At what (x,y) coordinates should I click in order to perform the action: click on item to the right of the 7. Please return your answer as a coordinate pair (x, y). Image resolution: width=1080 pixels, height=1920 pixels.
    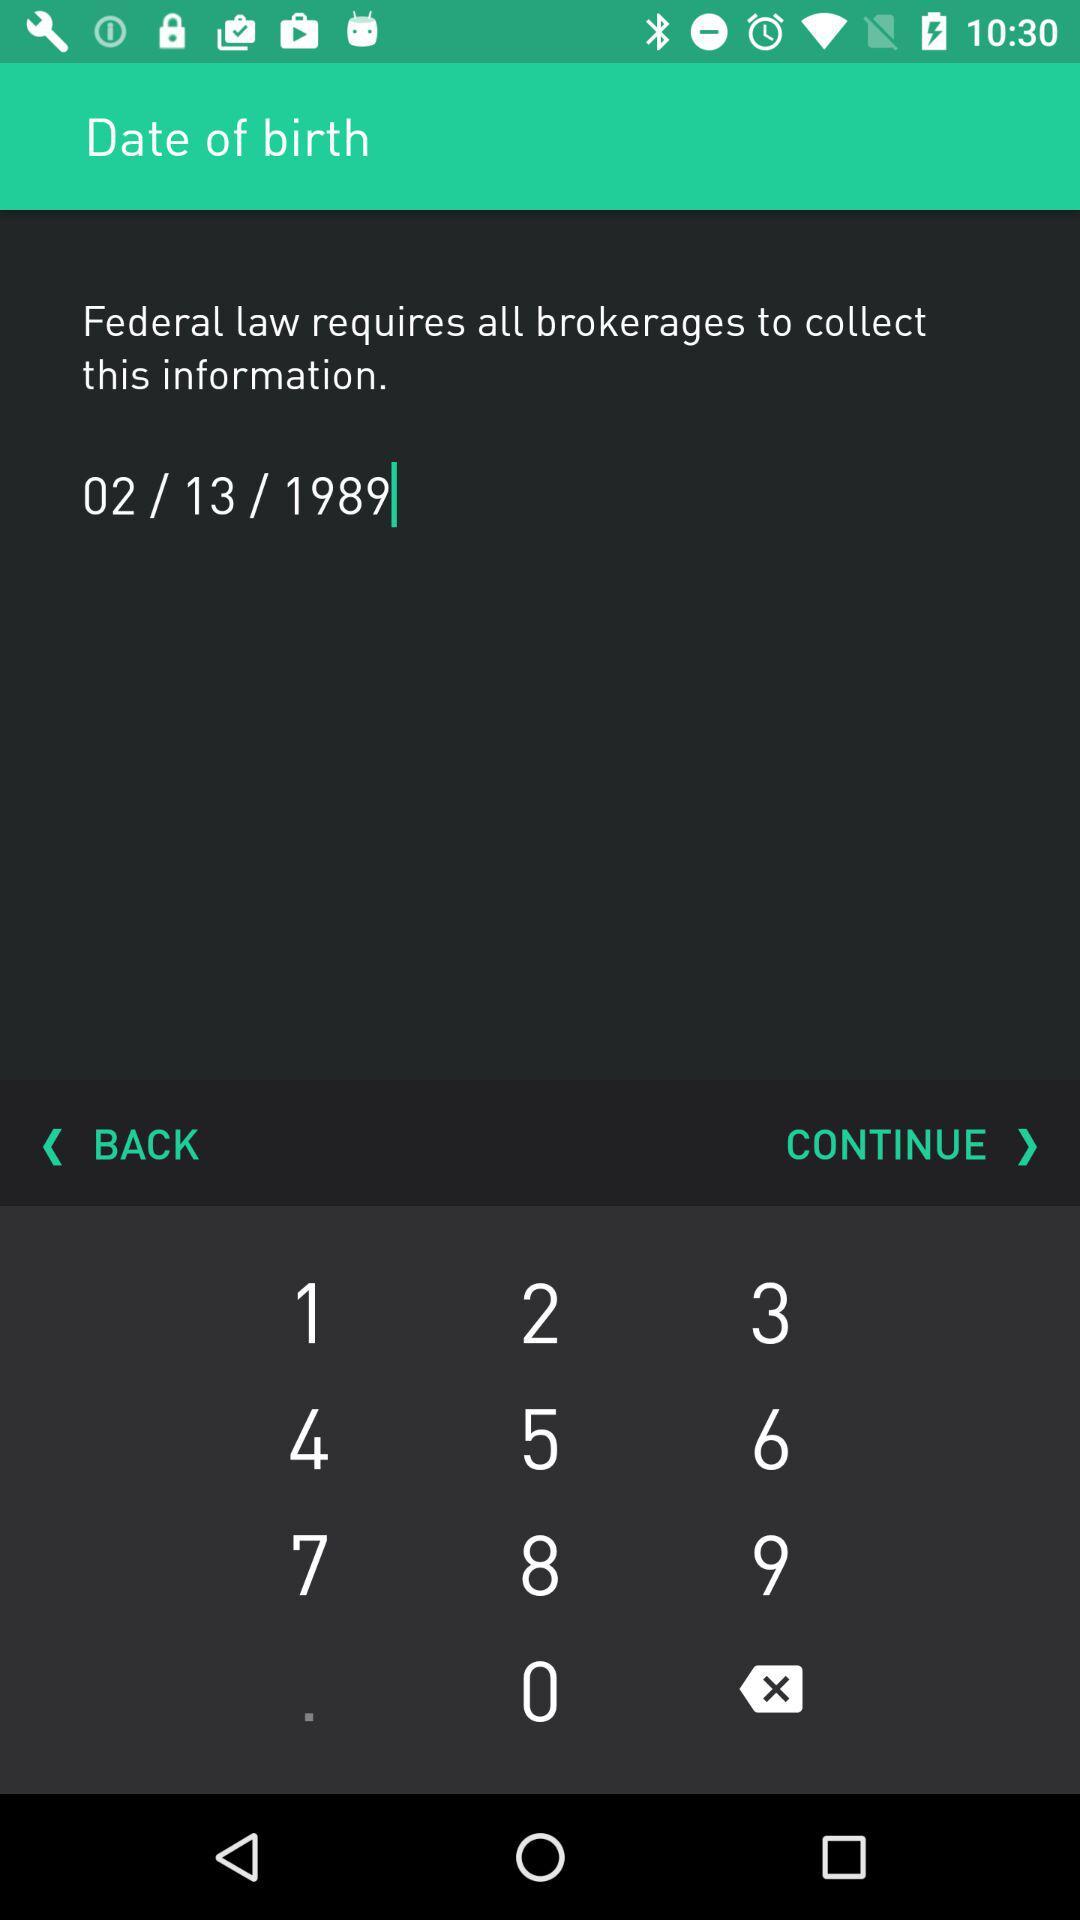
    Looking at the image, I should click on (540, 1688).